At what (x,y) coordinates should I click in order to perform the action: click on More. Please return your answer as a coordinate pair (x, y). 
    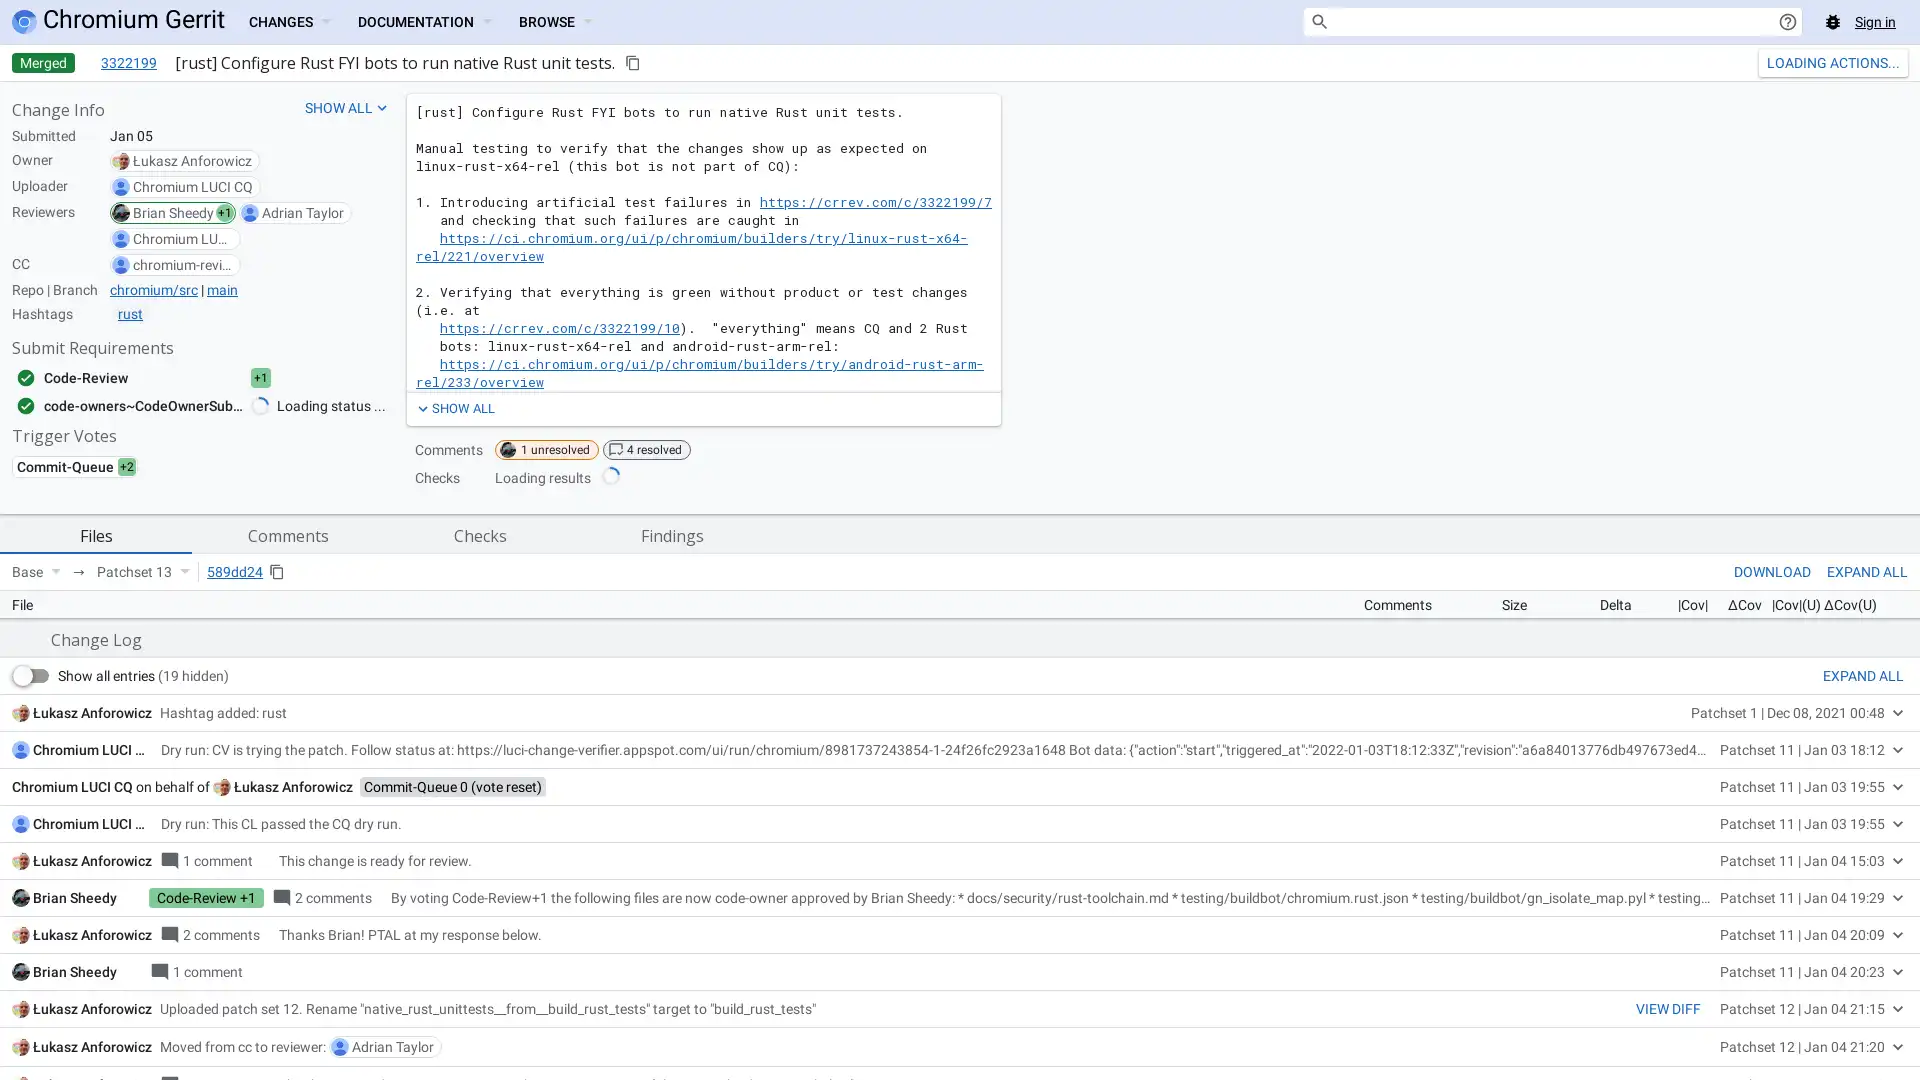
    Looking at the image, I should click on (1893, 61).